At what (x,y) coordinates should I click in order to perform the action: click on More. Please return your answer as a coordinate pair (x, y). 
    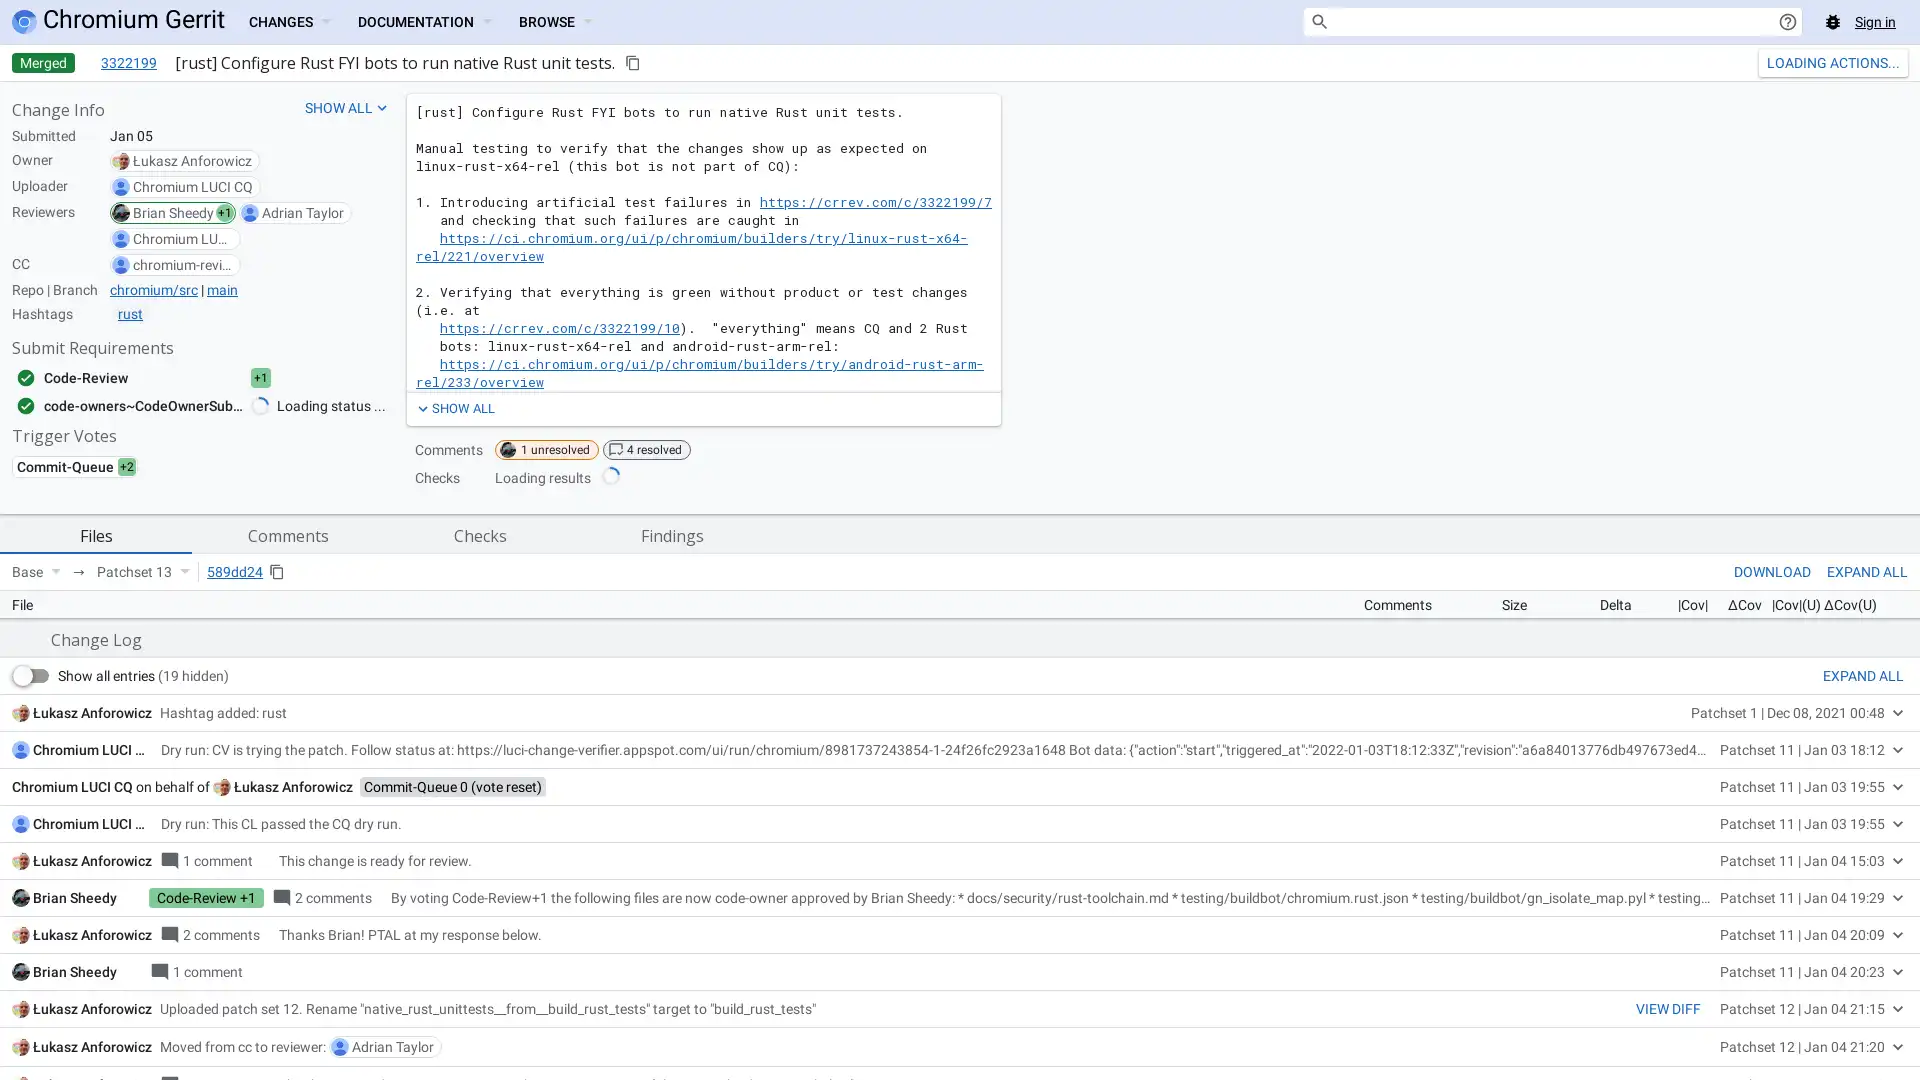
    Looking at the image, I should click on (1893, 61).